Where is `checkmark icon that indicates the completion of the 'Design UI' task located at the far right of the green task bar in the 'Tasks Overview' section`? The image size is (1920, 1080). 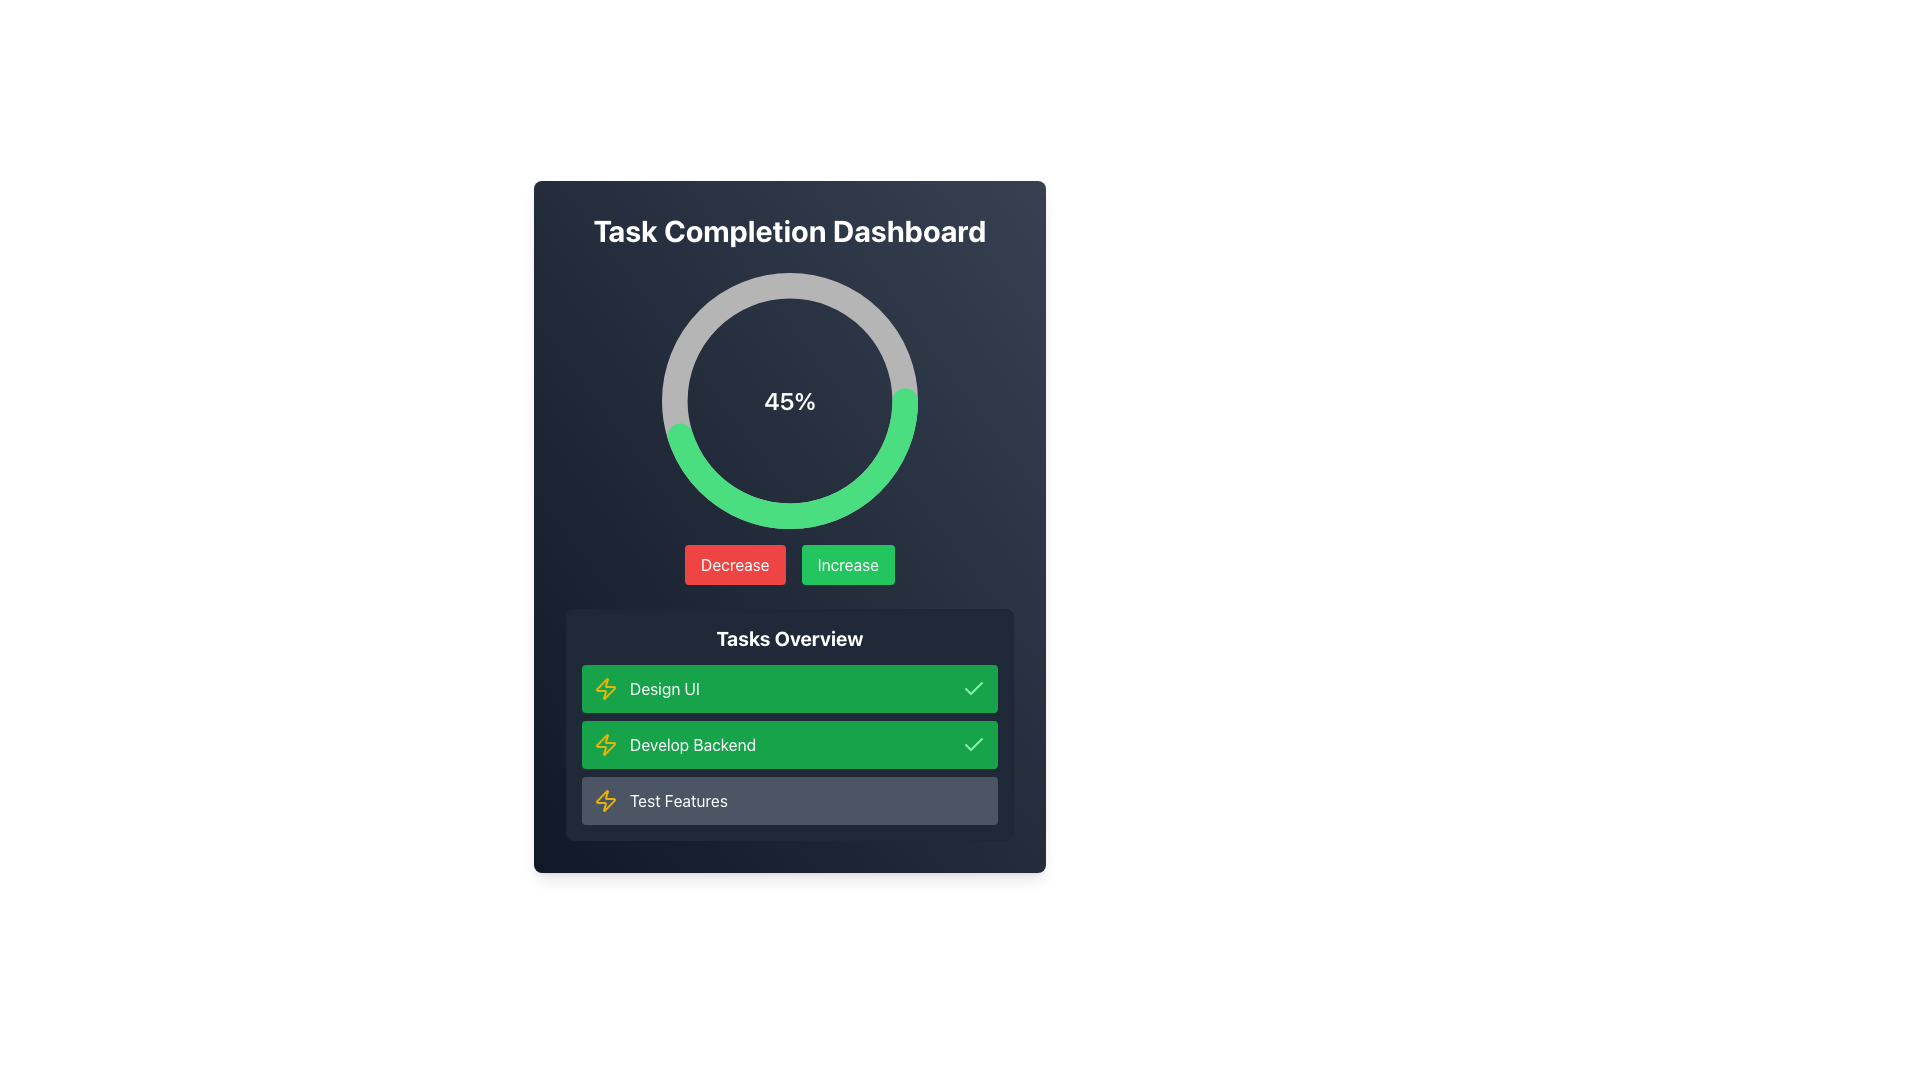 checkmark icon that indicates the completion of the 'Design UI' task located at the far right of the green task bar in the 'Tasks Overview' section is located at coordinates (974, 688).